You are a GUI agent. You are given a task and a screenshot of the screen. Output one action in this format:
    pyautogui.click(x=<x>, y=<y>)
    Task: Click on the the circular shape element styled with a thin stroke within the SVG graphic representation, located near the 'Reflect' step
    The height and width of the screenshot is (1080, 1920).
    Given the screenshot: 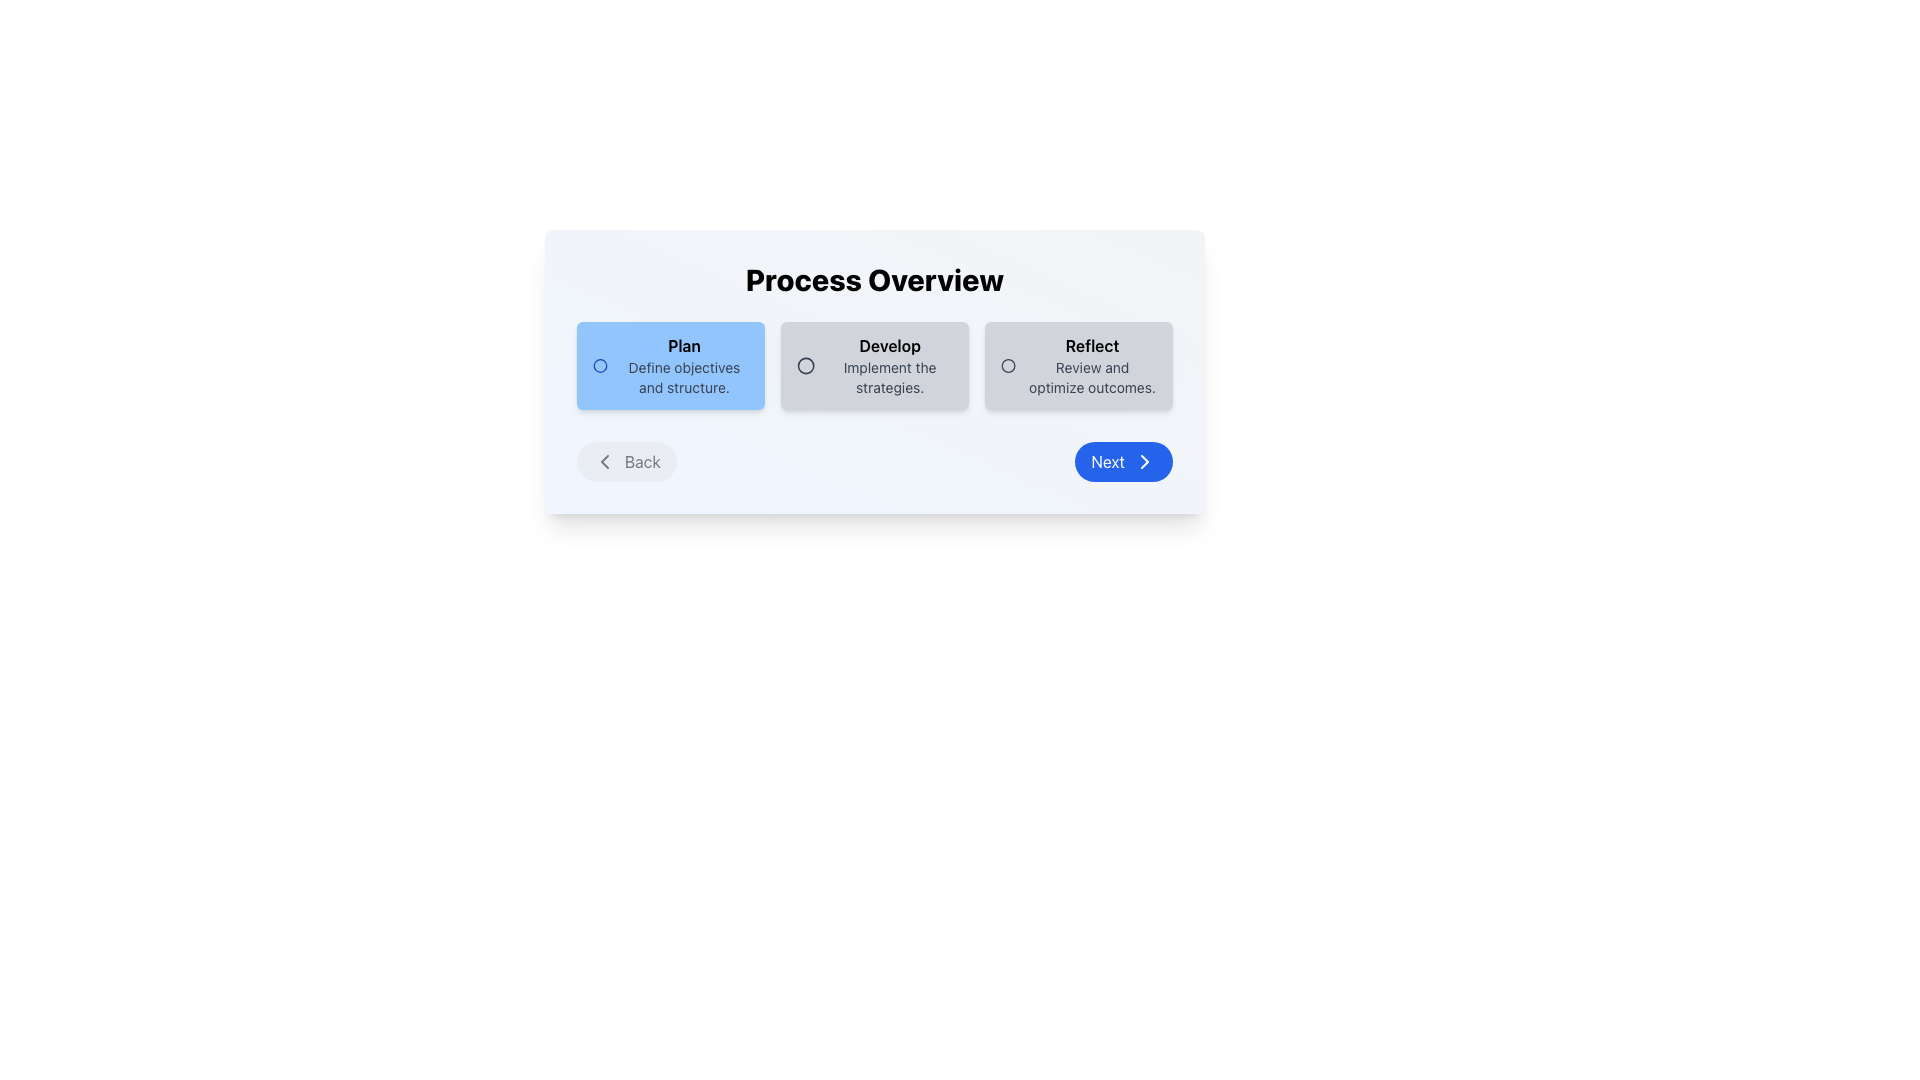 What is the action you would take?
    pyautogui.click(x=1008, y=366)
    